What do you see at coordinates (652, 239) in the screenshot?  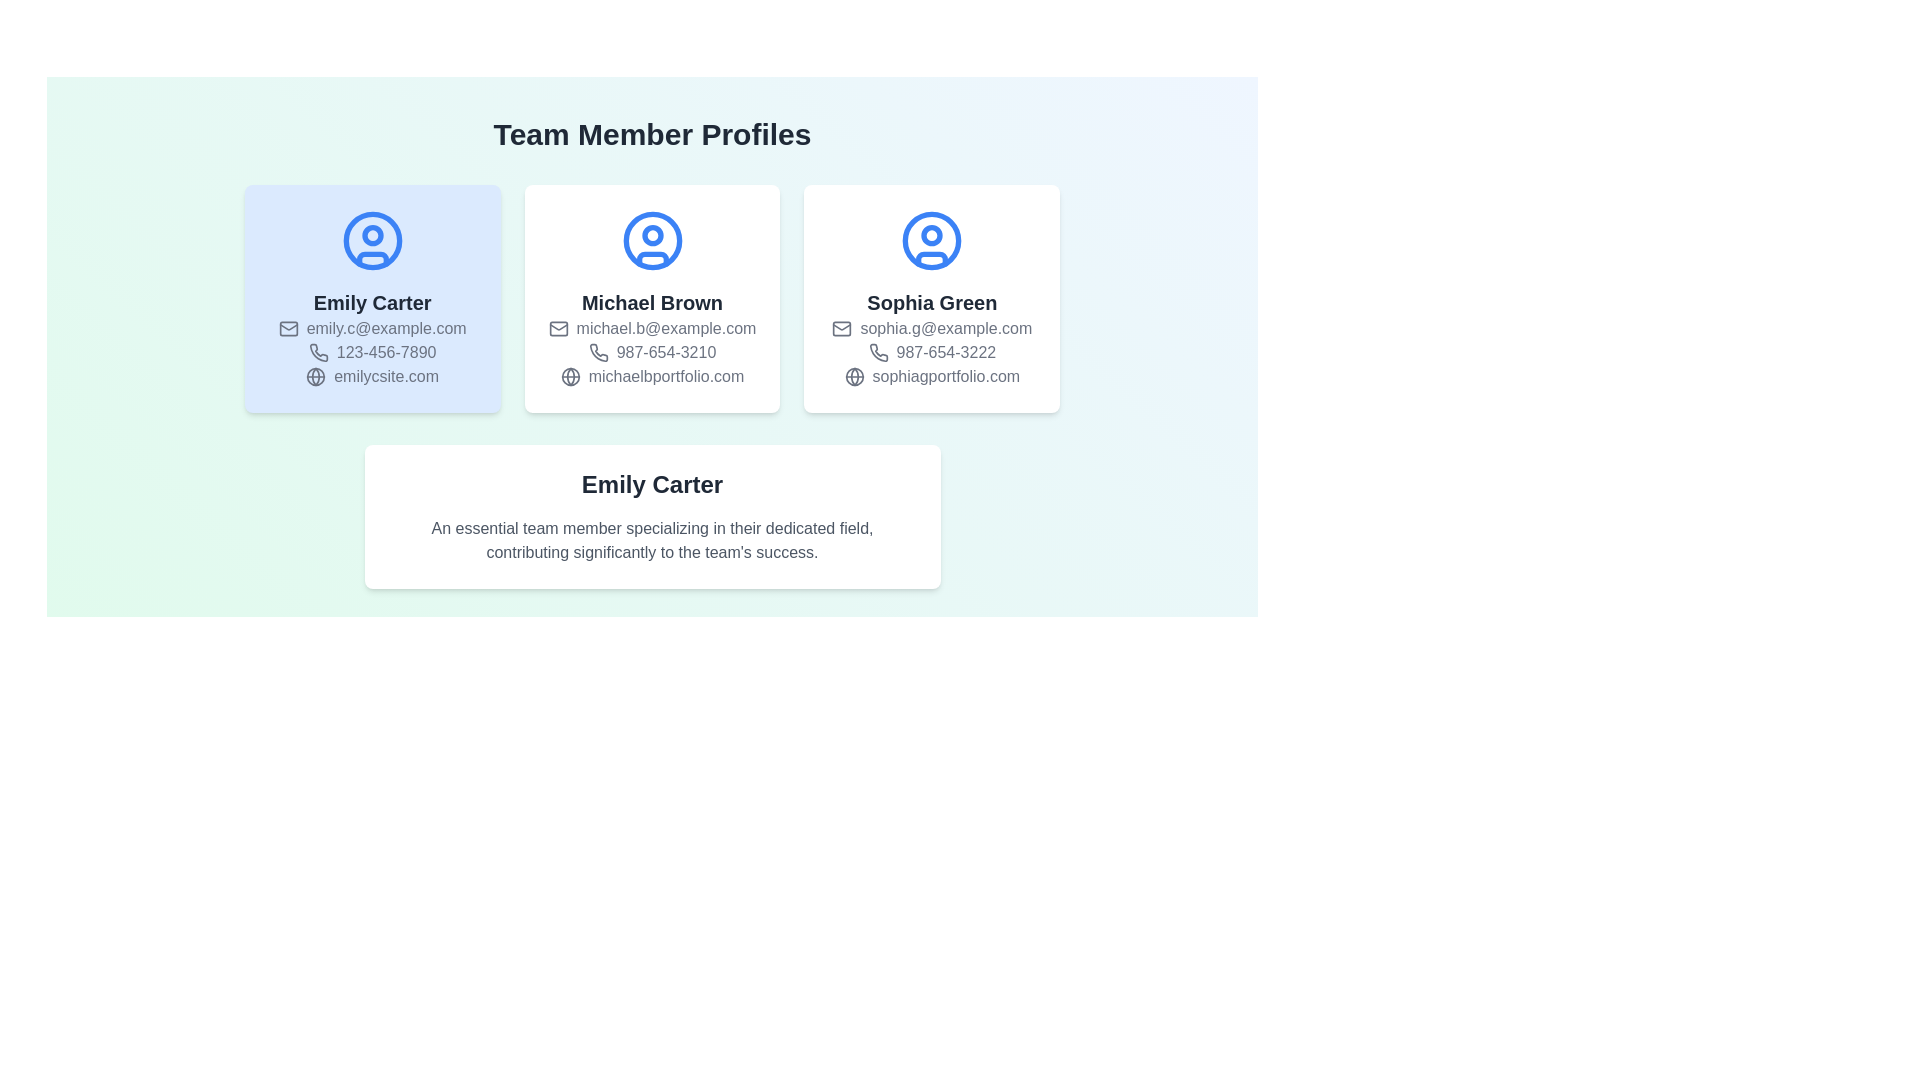 I see `the decorative circular icon with a blue outline in the user profile representation for 'Michael Brown', located at the center of the card's top half` at bounding box center [652, 239].